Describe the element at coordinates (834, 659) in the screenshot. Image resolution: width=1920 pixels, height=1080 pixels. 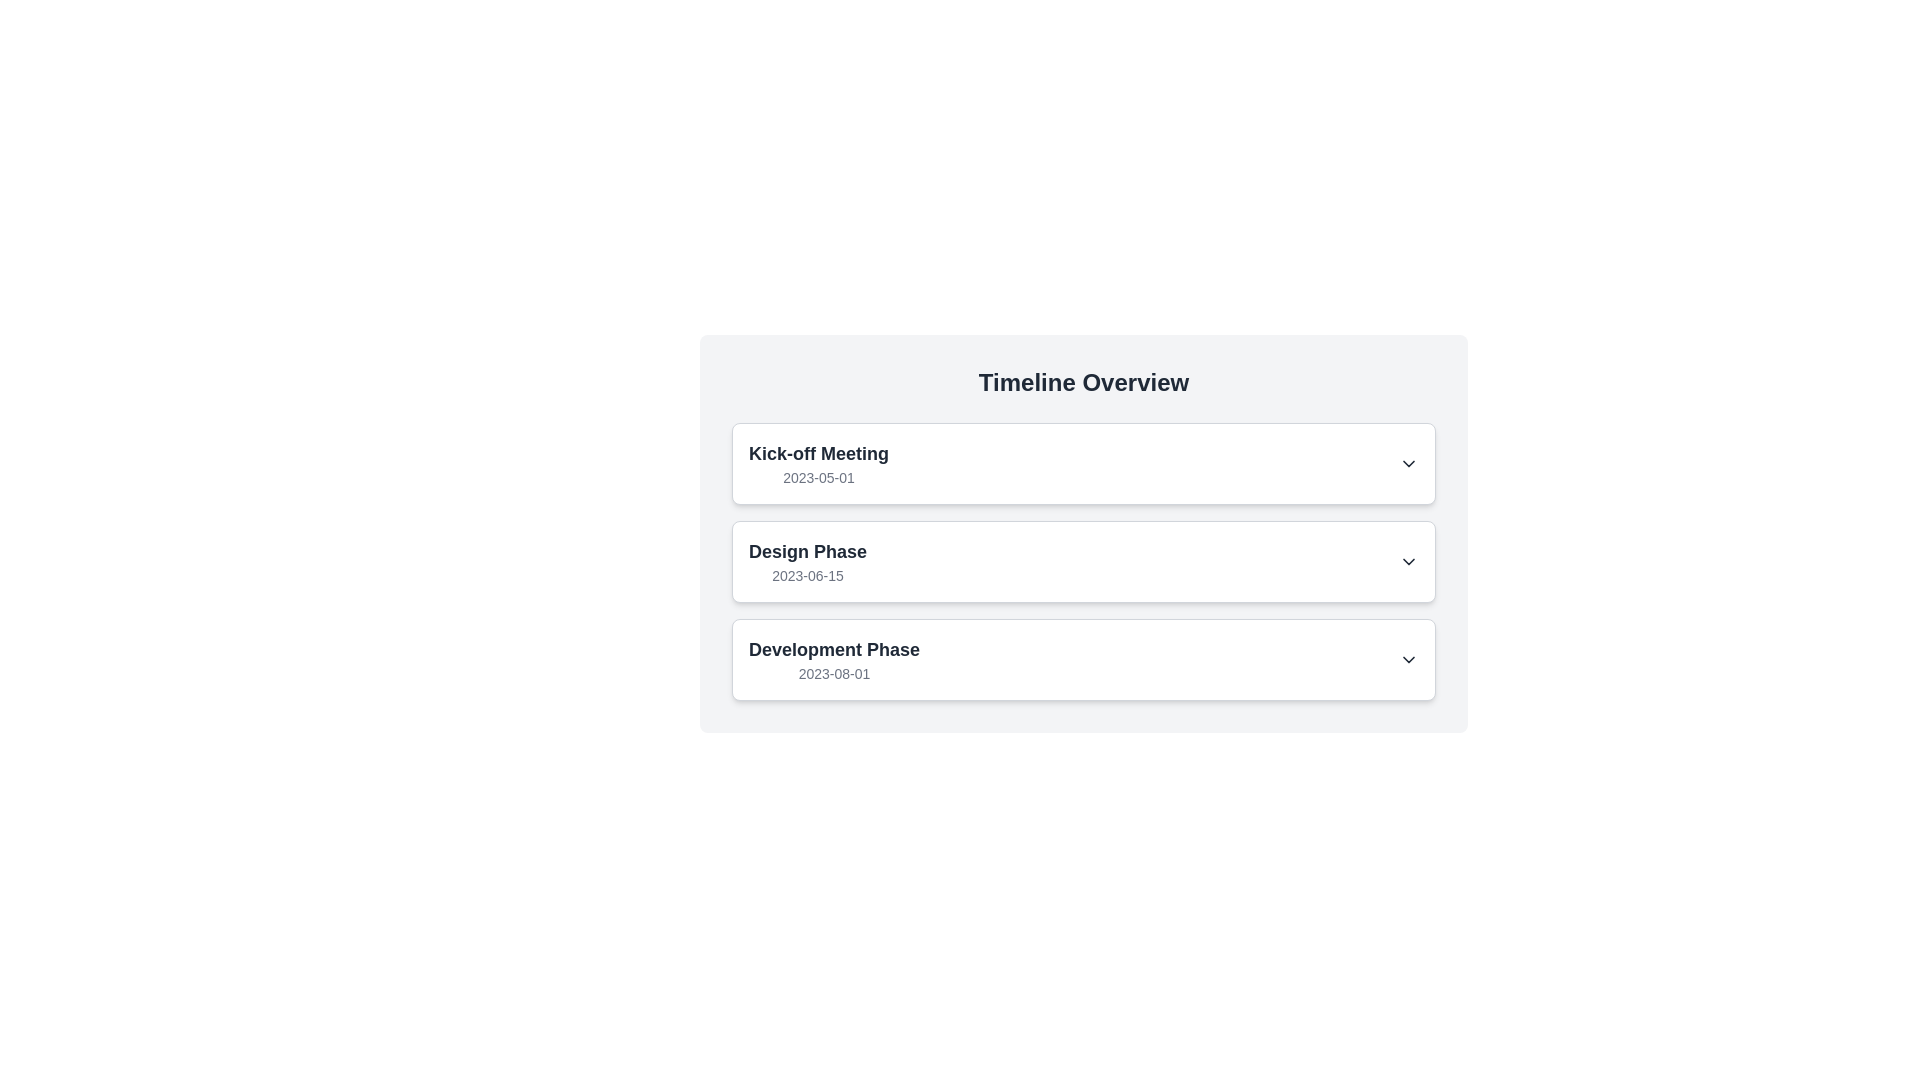
I see `the Static informational text block displaying 'Development Phase' and its date '2023-08-01', which is the third card in the vertically stacked list under 'Timeline Overview'` at that location.